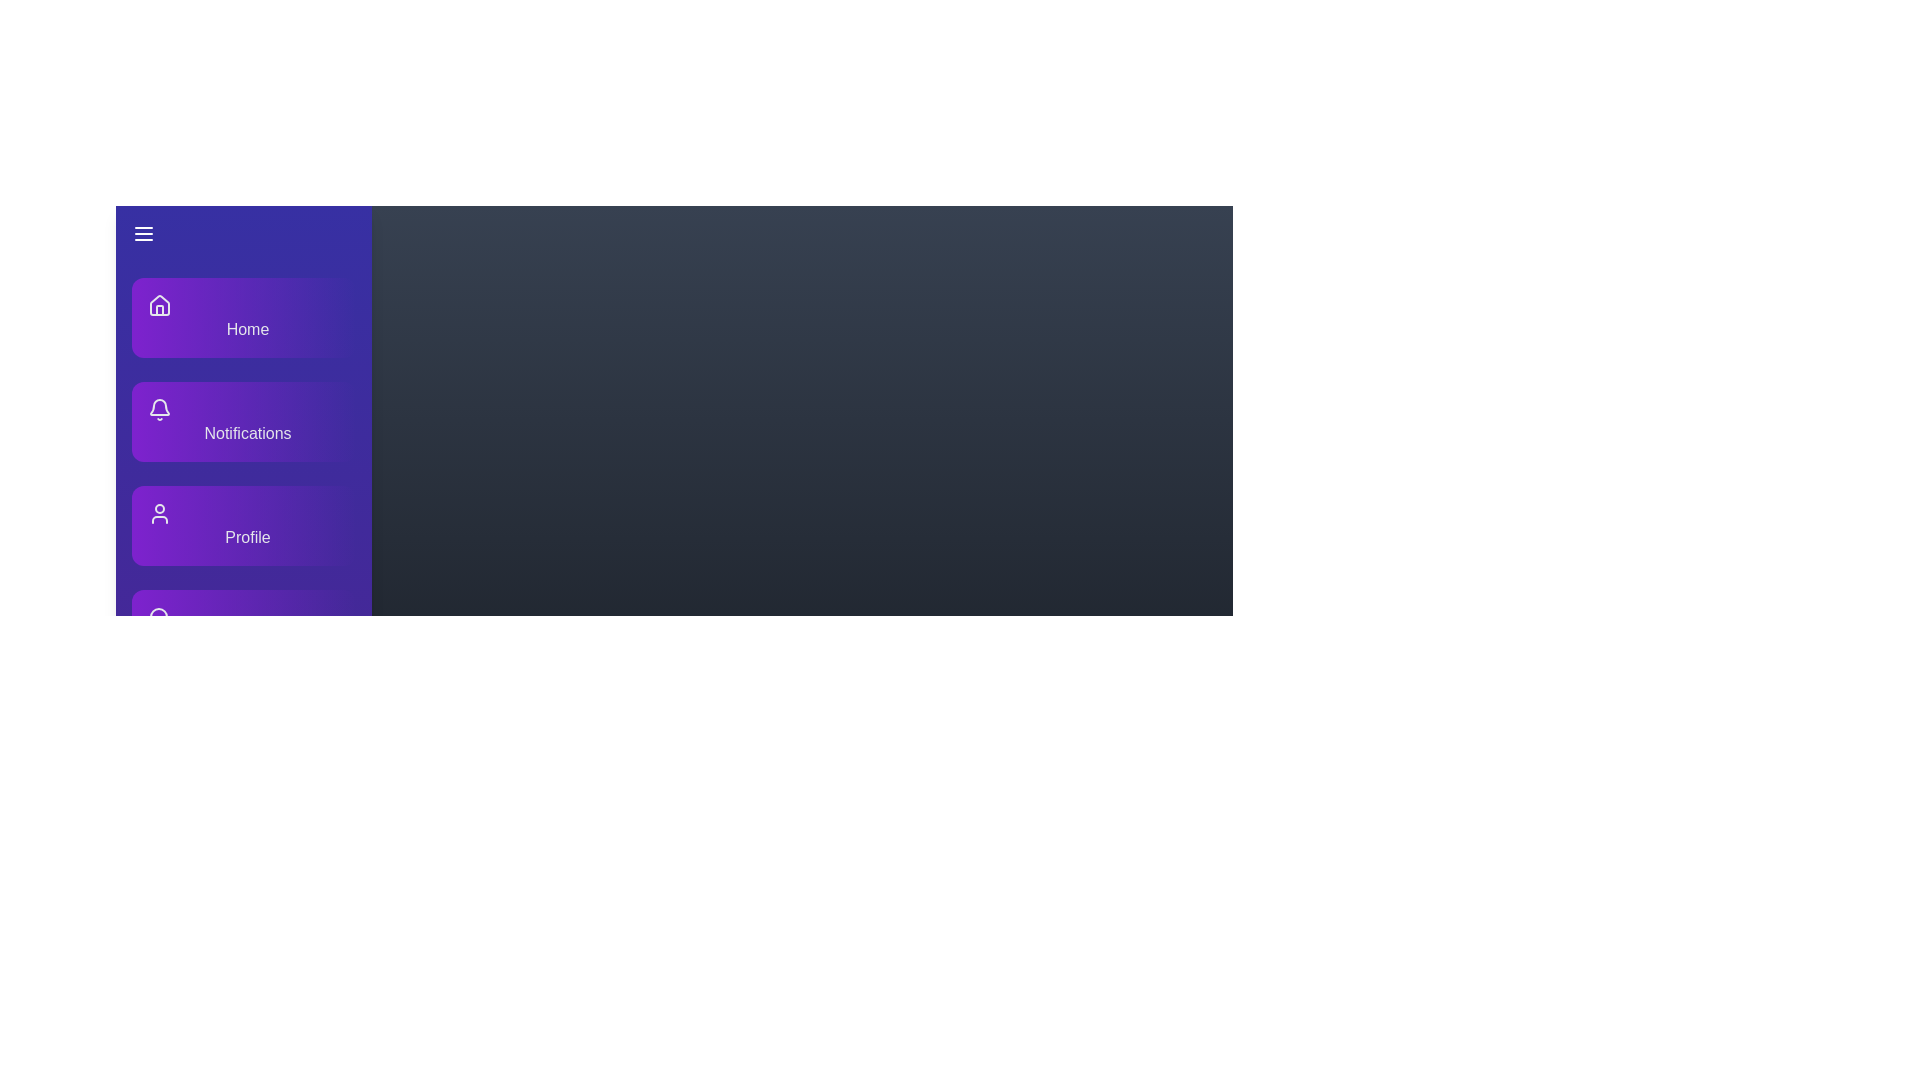  I want to click on the menu item labeled Home to navigate, so click(243, 316).